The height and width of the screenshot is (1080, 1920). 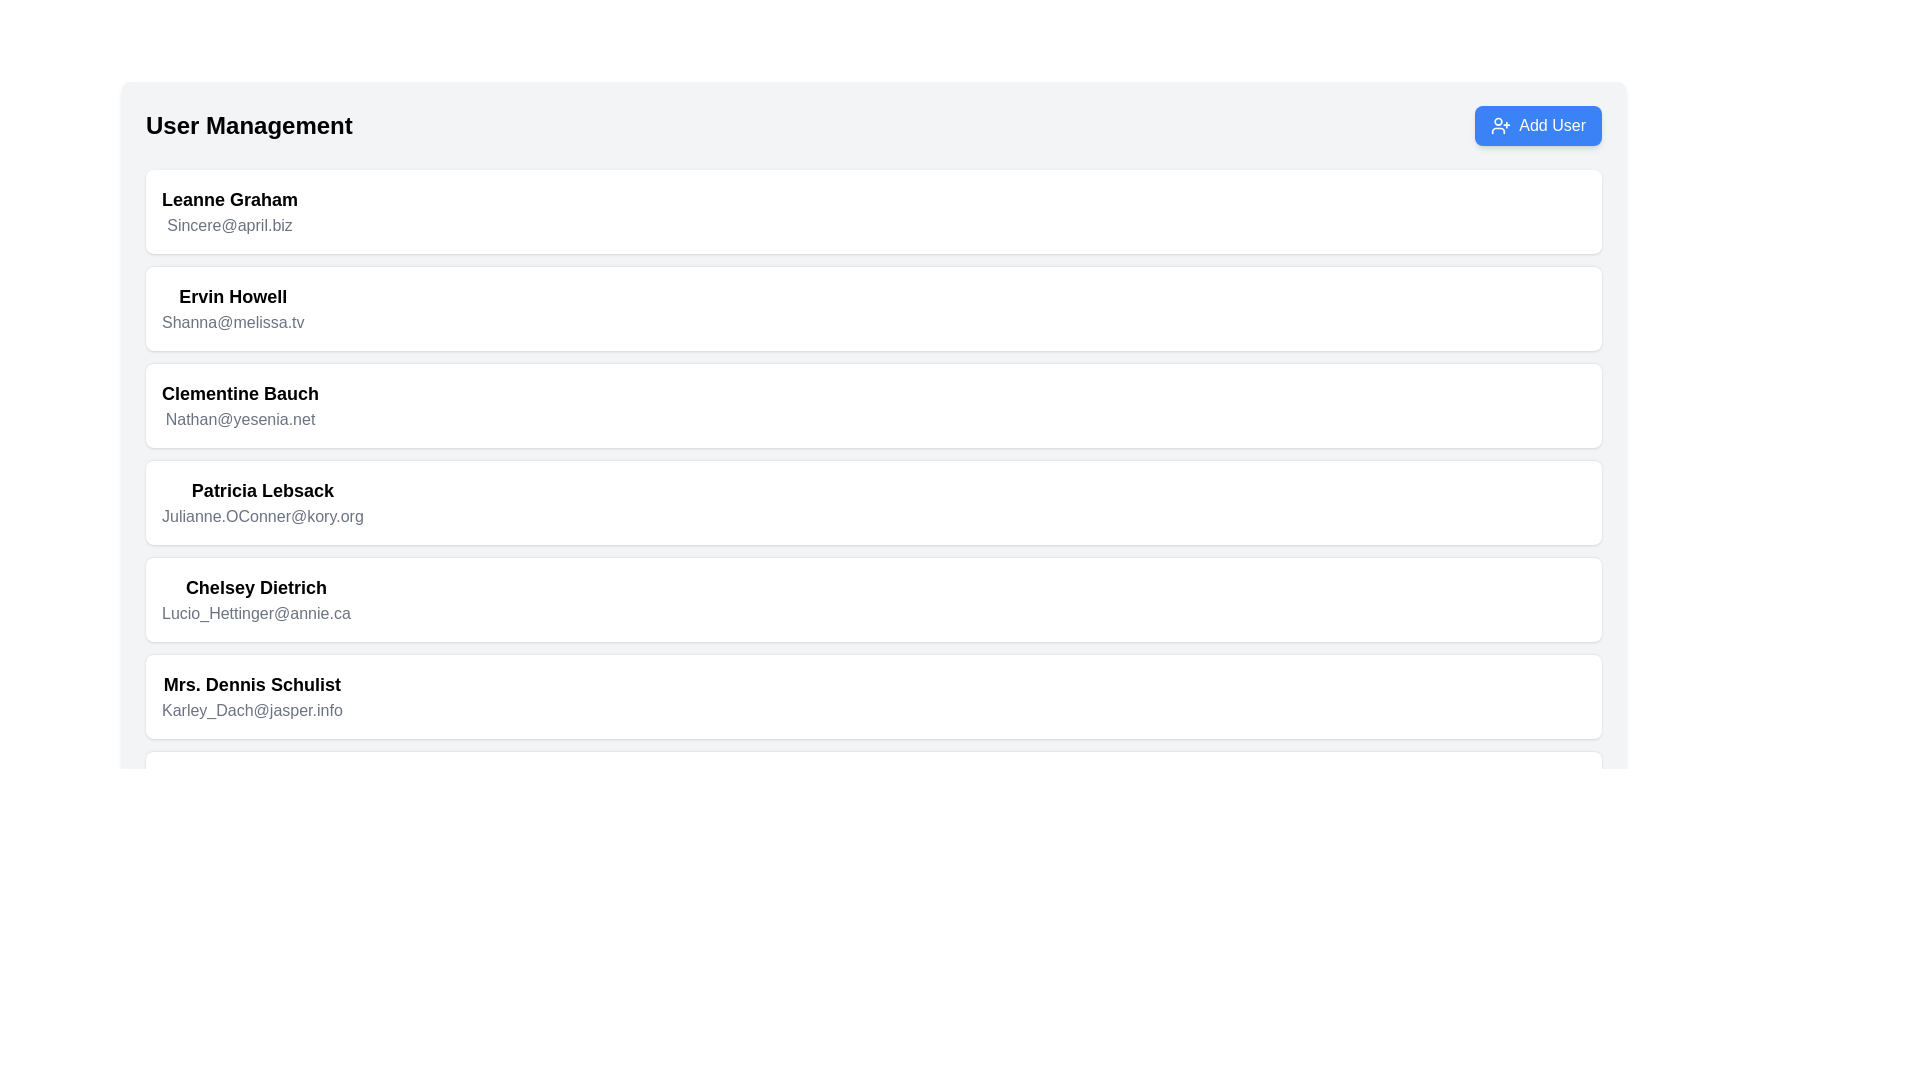 I want to click on the Text Label displaying the user name in the third row of the User Management list, positioned above the email 'Julianne.OConner@kory.org' and below 'Clementine Bauch', so click(x=261, y=490).